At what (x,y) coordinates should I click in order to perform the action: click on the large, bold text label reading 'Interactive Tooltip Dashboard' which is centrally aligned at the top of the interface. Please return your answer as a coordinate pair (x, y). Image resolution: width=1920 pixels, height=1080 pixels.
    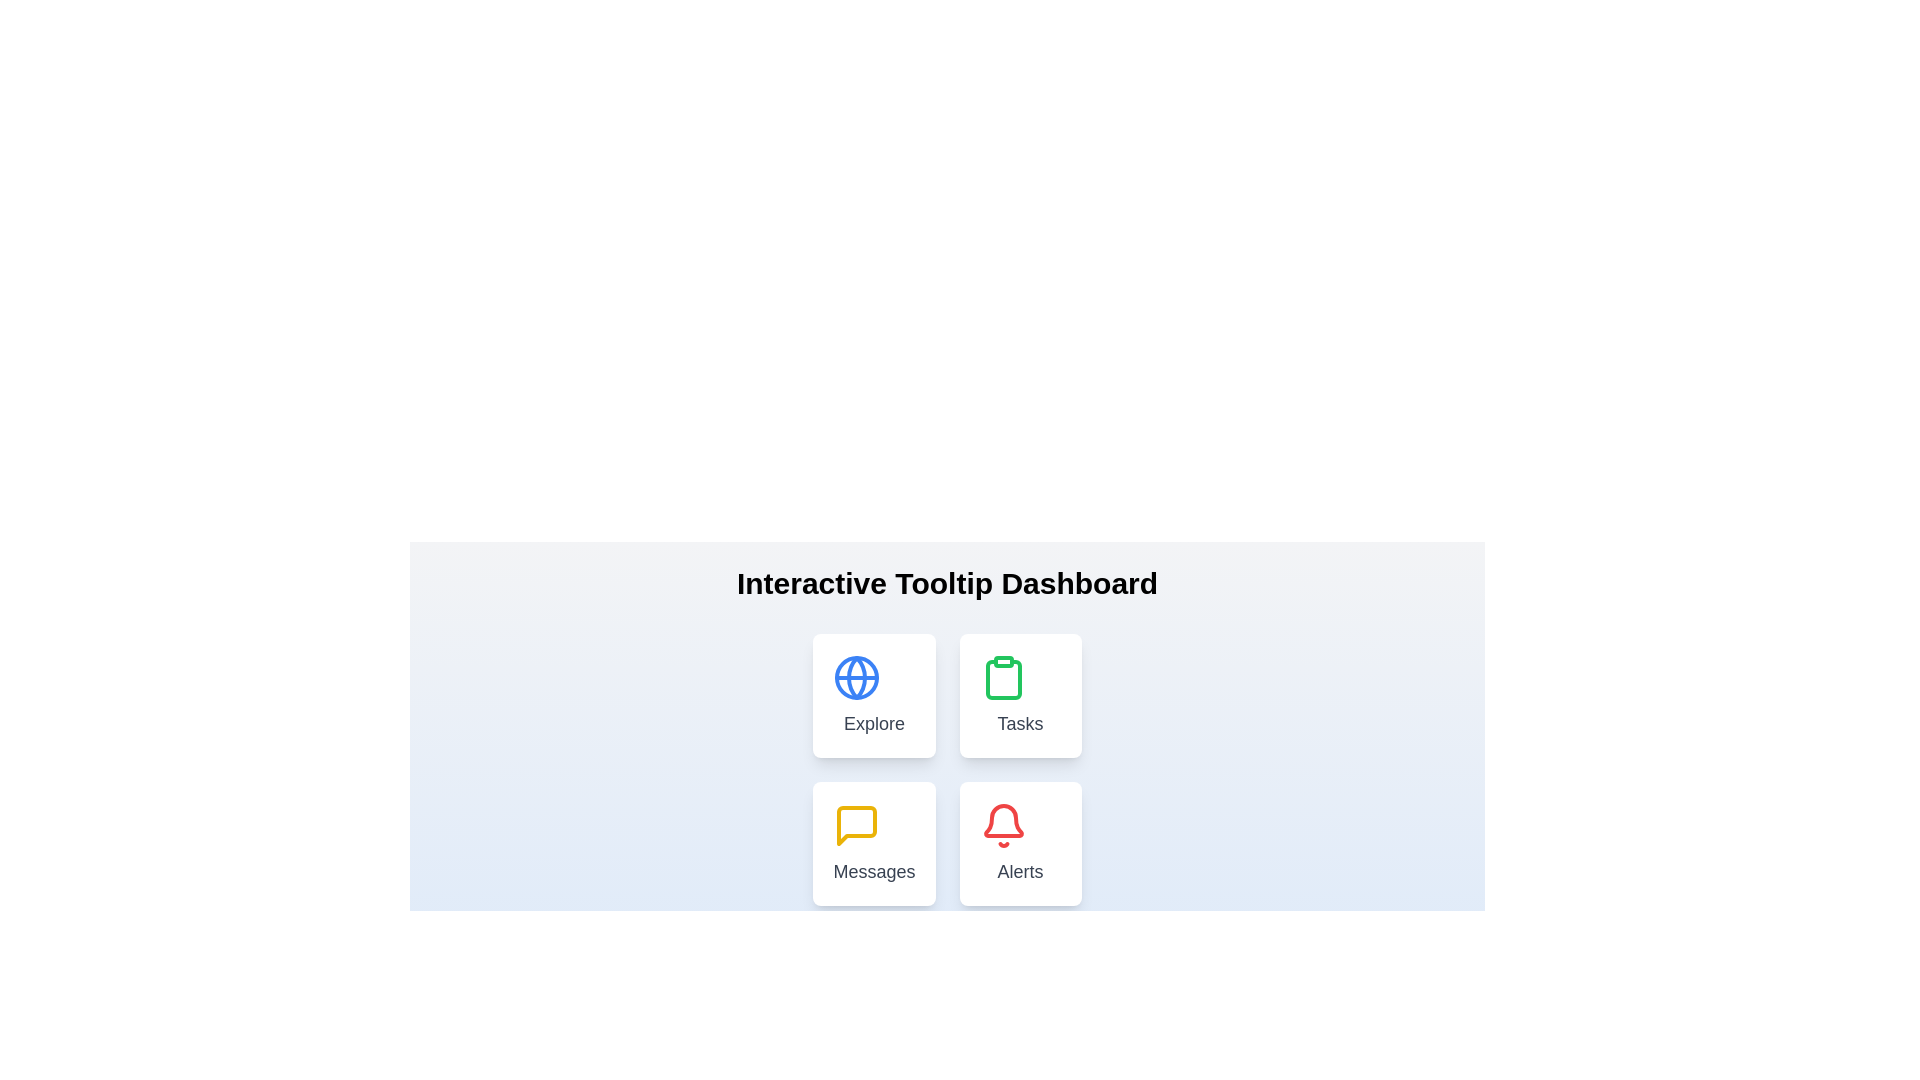
    Looking at the image, I should click on (946, 583).